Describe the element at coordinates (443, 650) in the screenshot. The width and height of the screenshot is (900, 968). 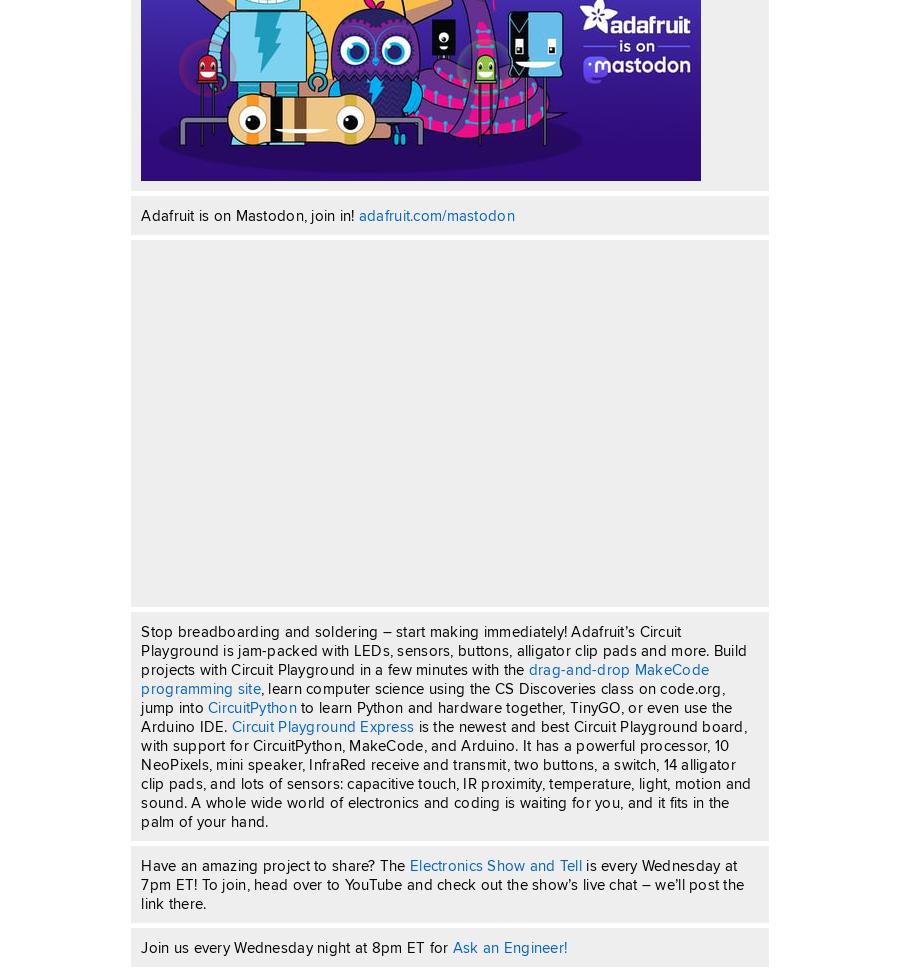
I see `'Stop breadboarding and soldering – start making immediately! Adafruit’s Circuit Playground is jam-packed with LEDs, sensors, buttons, alligator clip pads and more. Build projects with Circuit Playground in a few minutes with the'` at that location.